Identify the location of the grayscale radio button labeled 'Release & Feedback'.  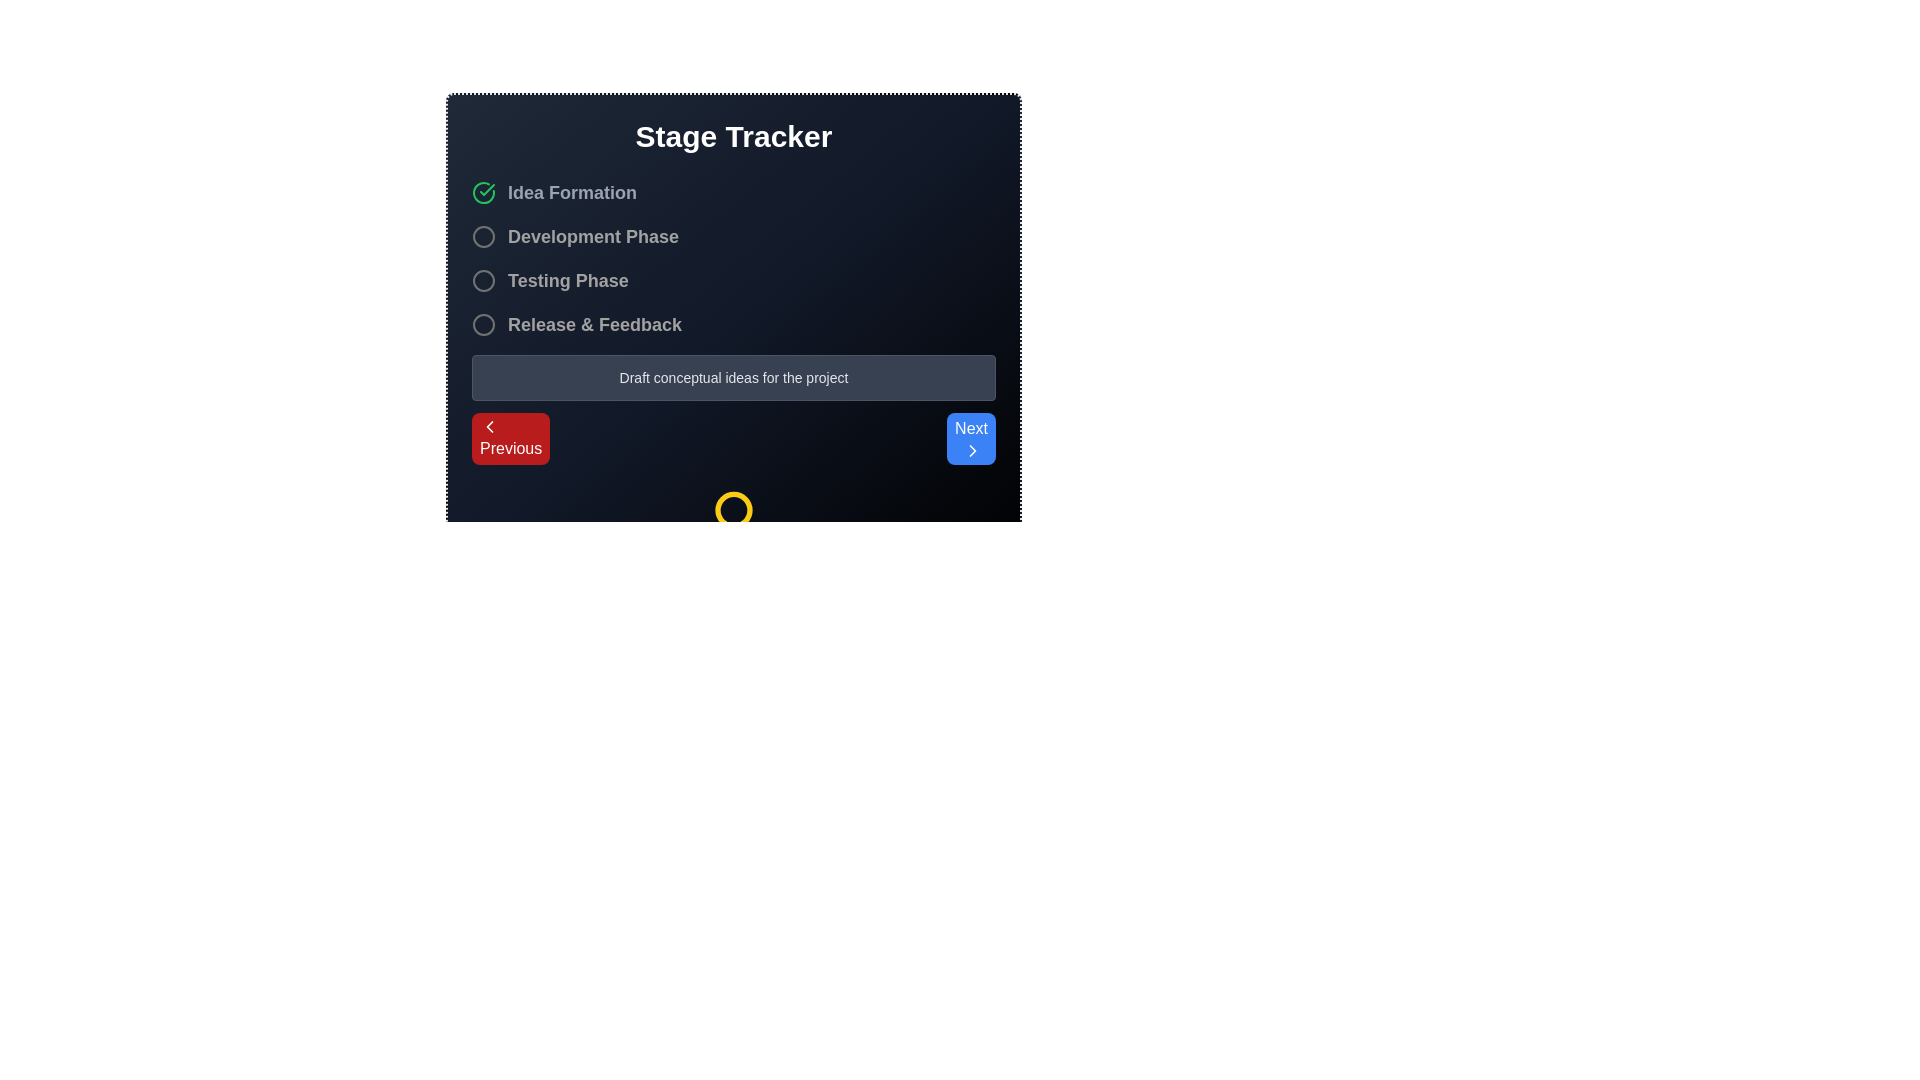
(733, 323).